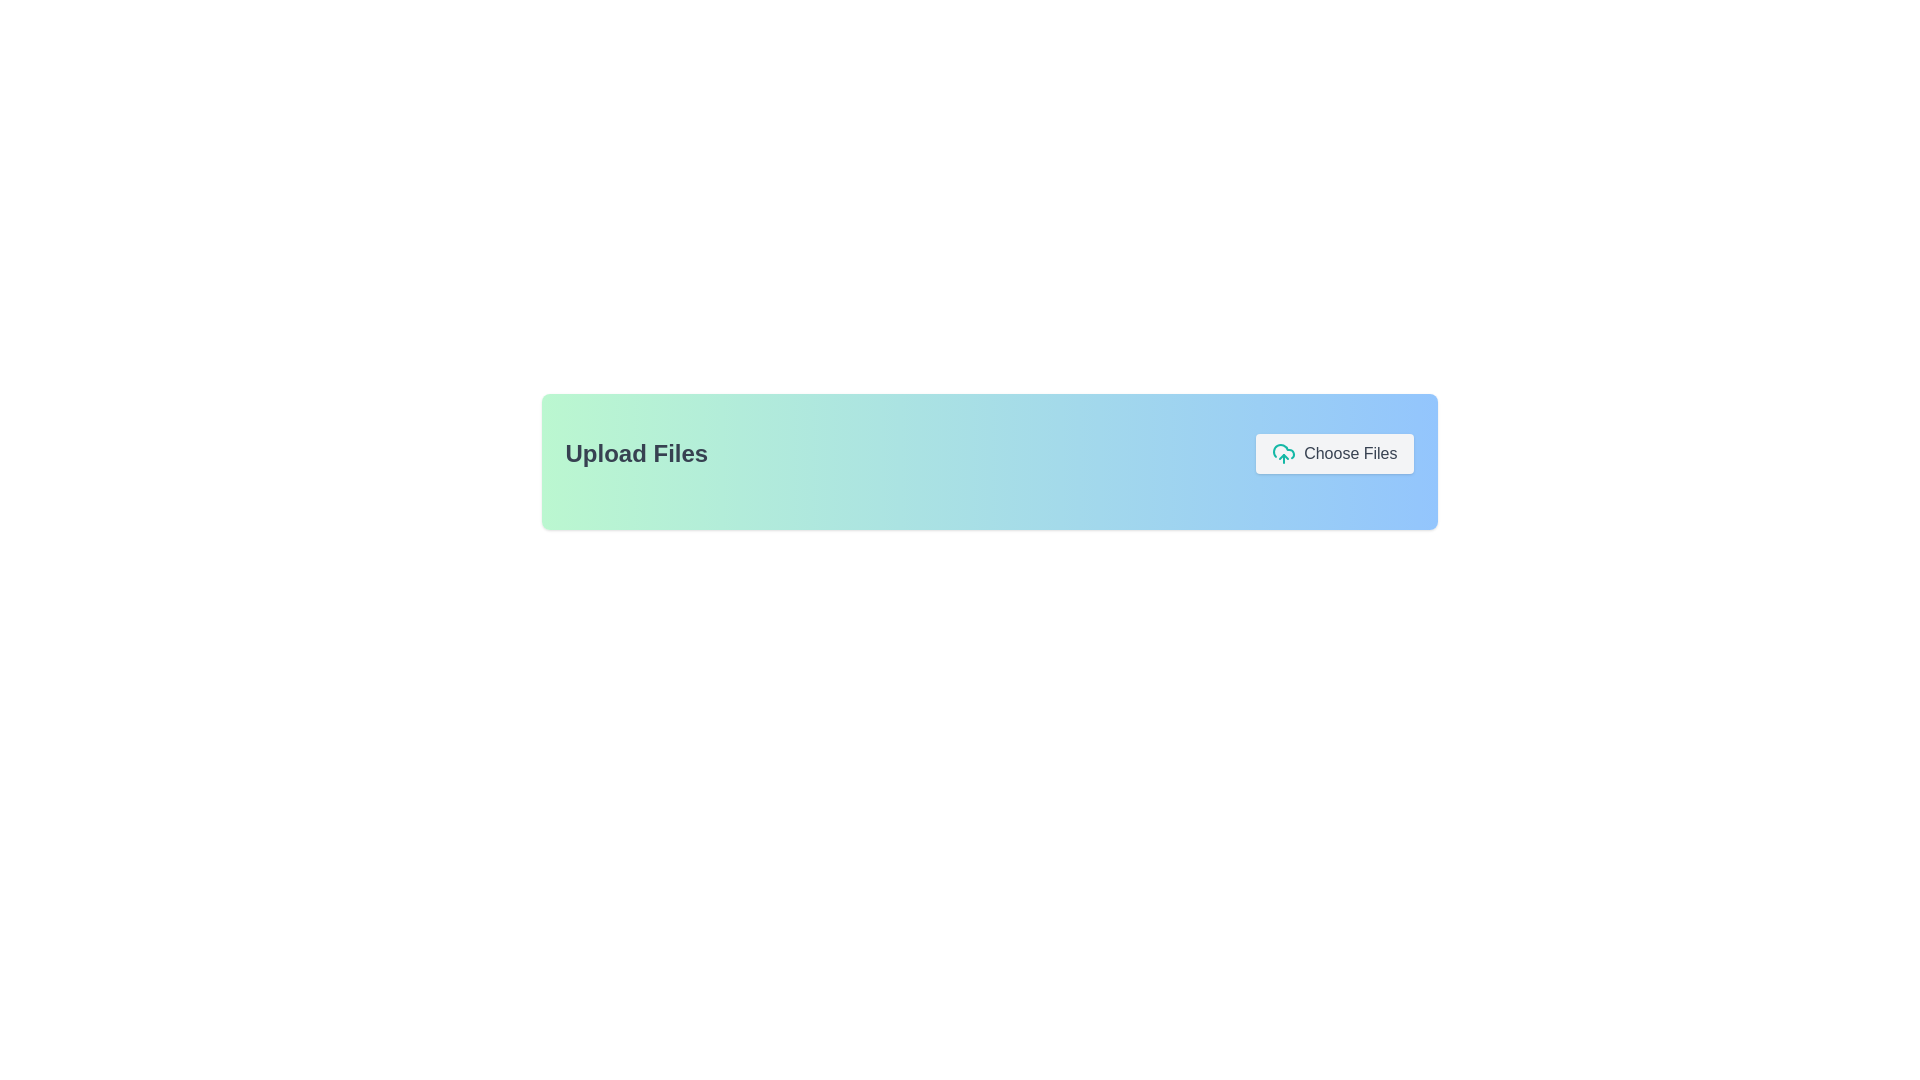  Describe the element at coordinates (1334, 454) in the screenshot. I see `the 'Choose Files' button, which is styled with a rounded light gray background and features an upload cloud icon` at that location.